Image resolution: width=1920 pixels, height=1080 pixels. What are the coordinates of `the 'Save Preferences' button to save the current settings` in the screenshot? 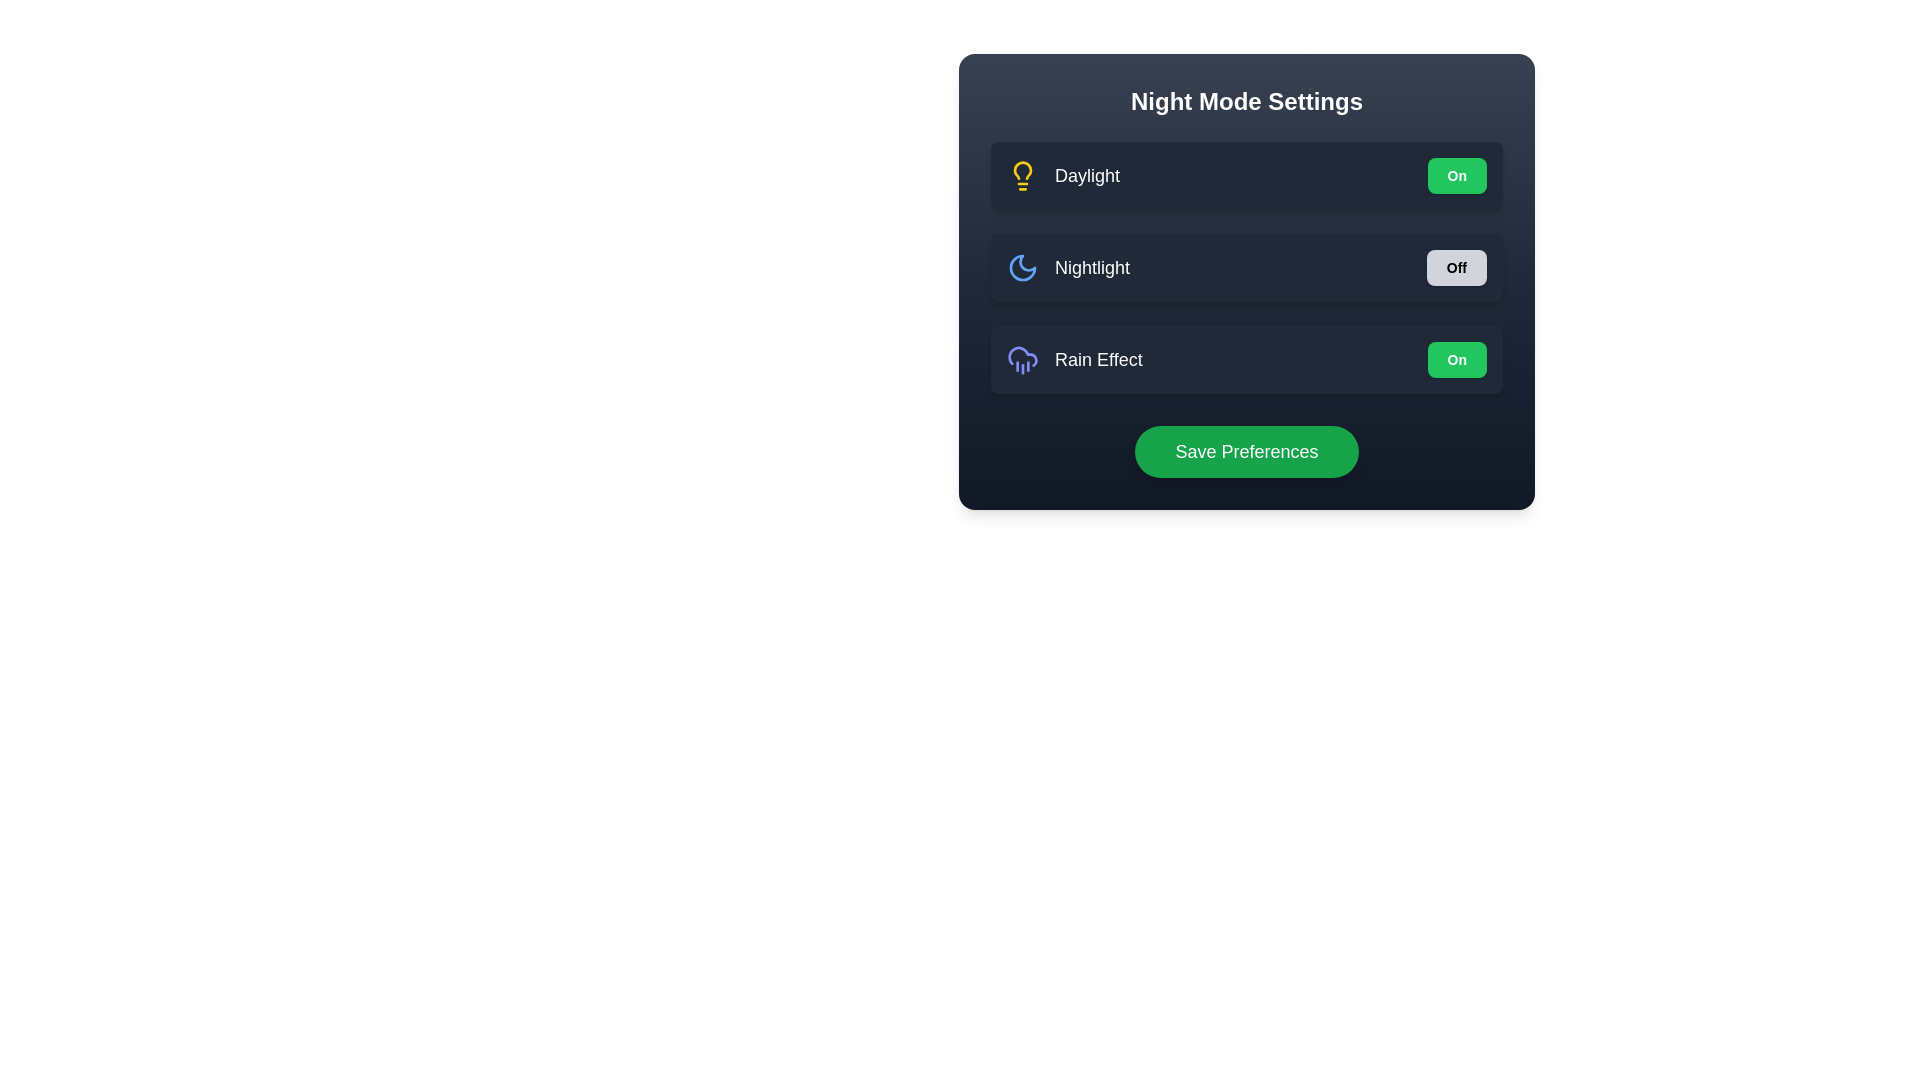 It's located at (1246, 451).